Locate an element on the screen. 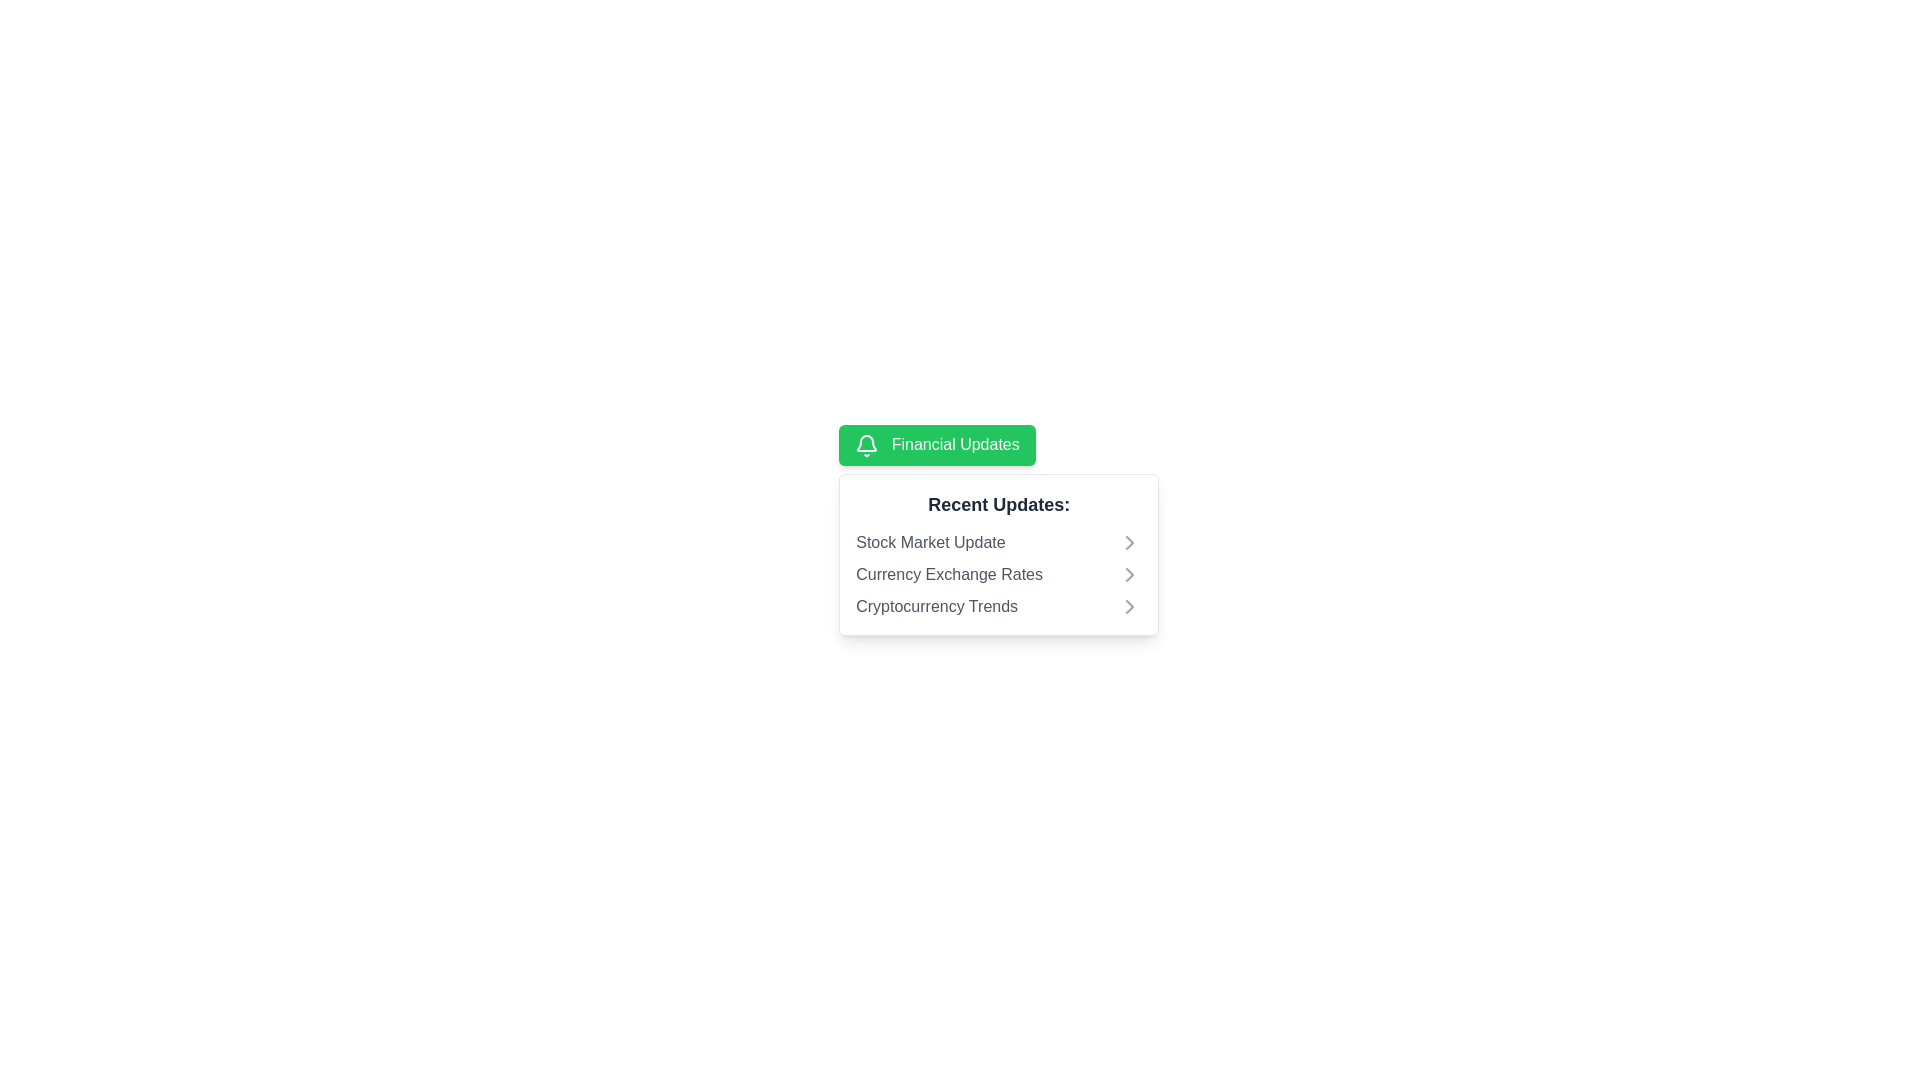 The height and width of the screenshot is (1080, 1920). the small right-pointing chevron icon styled in gray, located next to the 'Cryptocurrency Trends' text in the content list is located at coordinates (1130, 605).